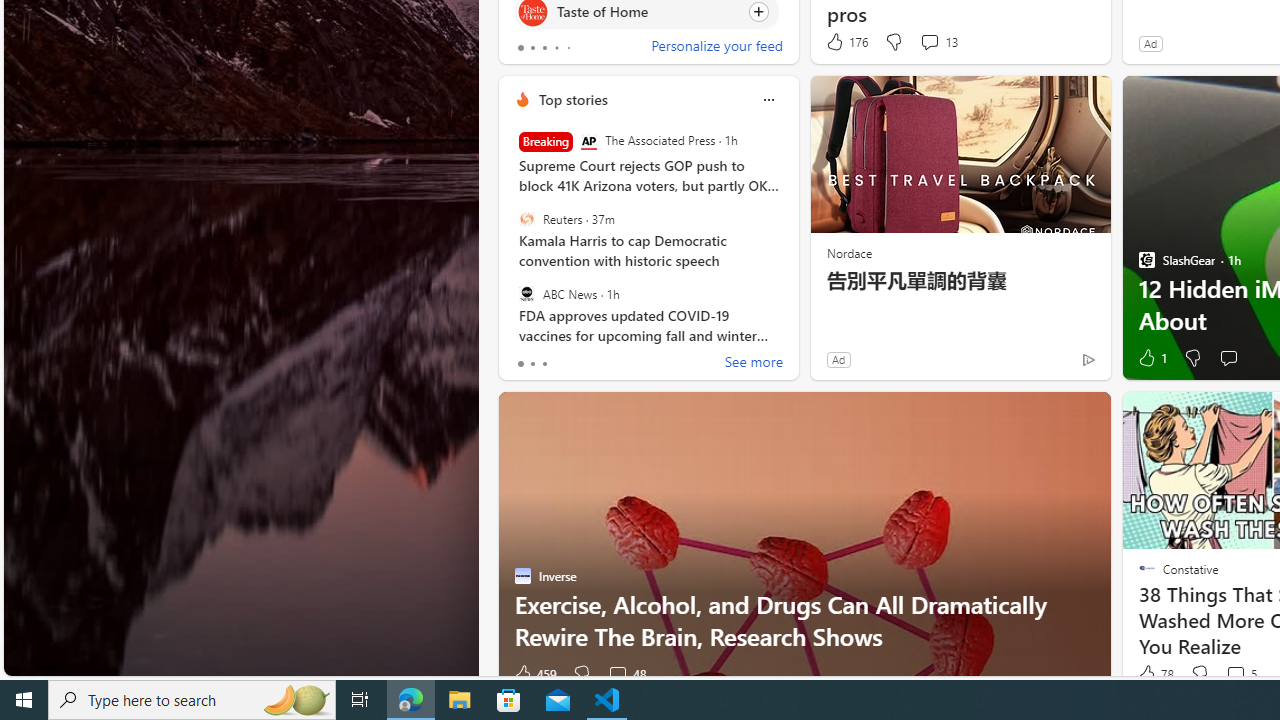 The height and width of the screenshot is (720, 1280). Describe the element at coordinates (520, 363) in the screenshot. I see `'tab-0'` at that location.